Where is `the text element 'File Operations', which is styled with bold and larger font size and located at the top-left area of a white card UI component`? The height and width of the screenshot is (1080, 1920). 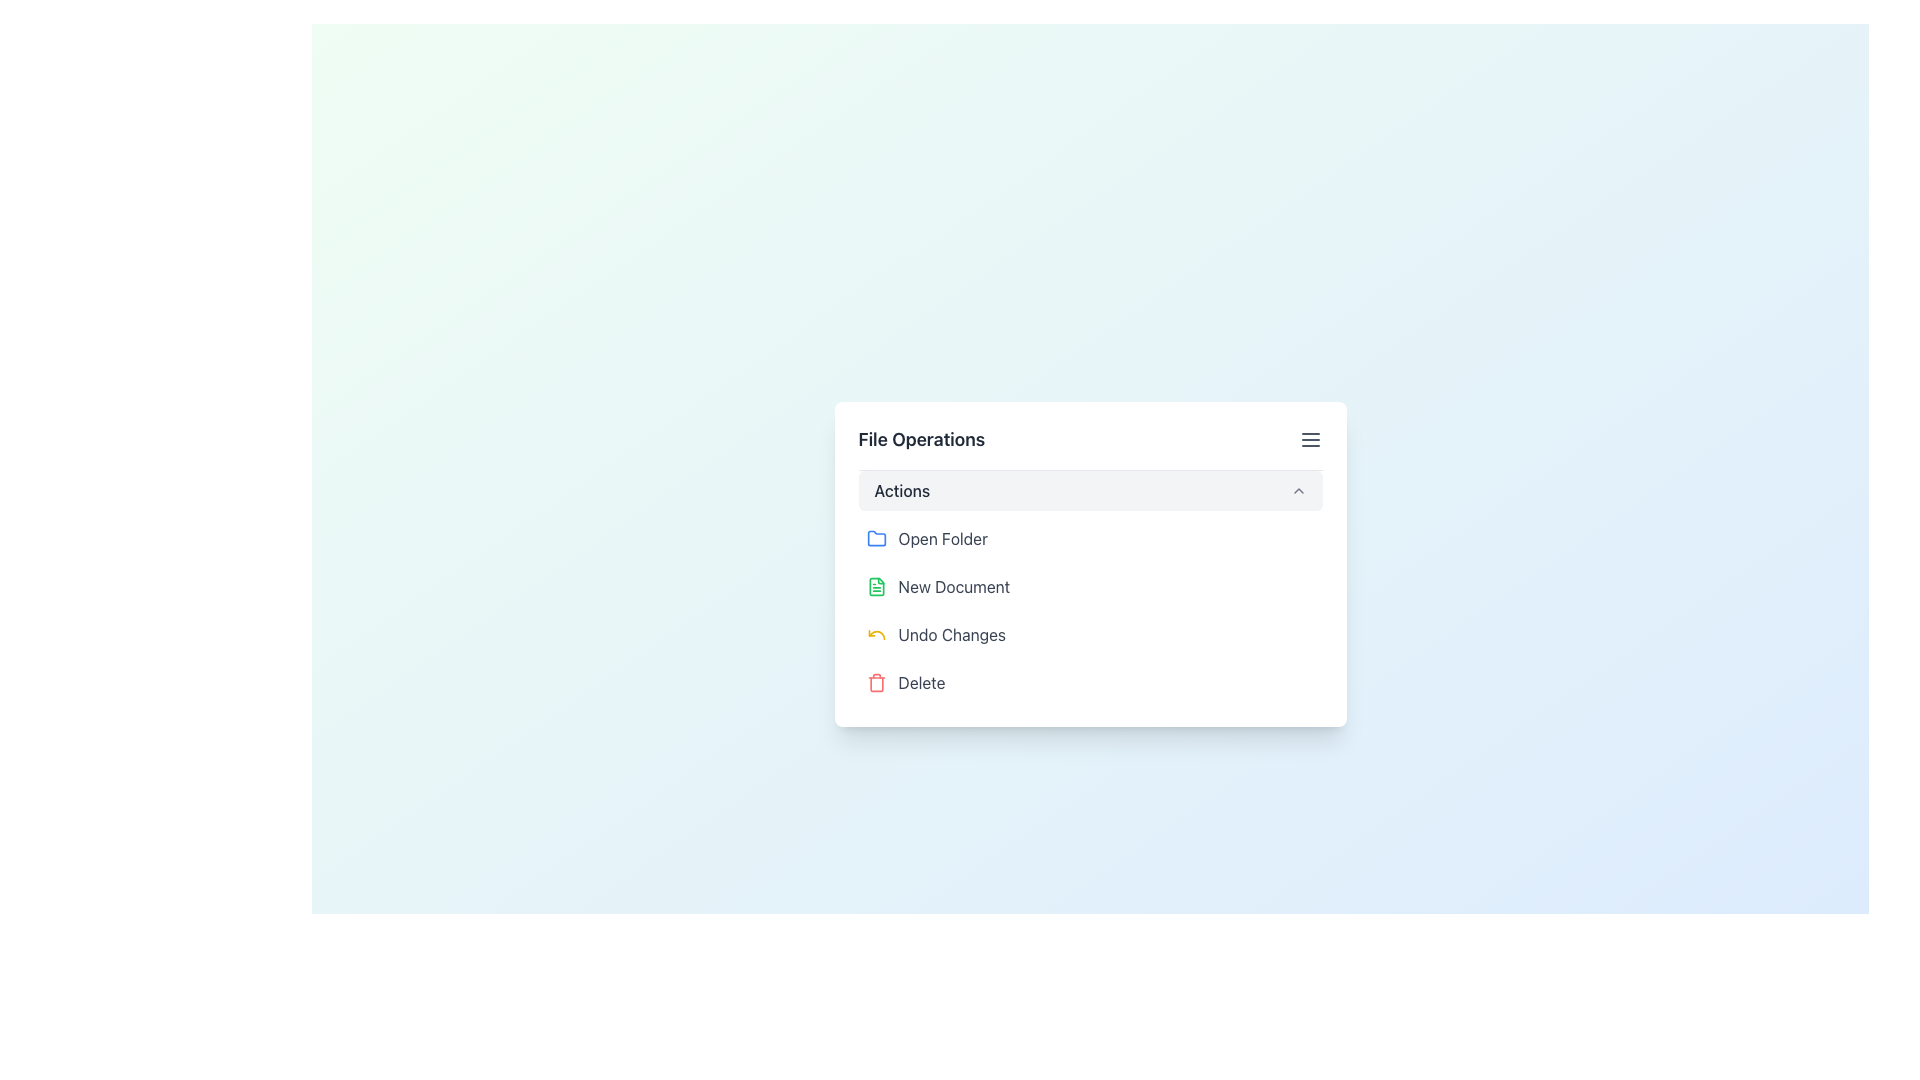
the text element 'File Operations', which is styled with bold and larger font size and located at the top-left area of a white card UI component is located at coordinates (920, 438).